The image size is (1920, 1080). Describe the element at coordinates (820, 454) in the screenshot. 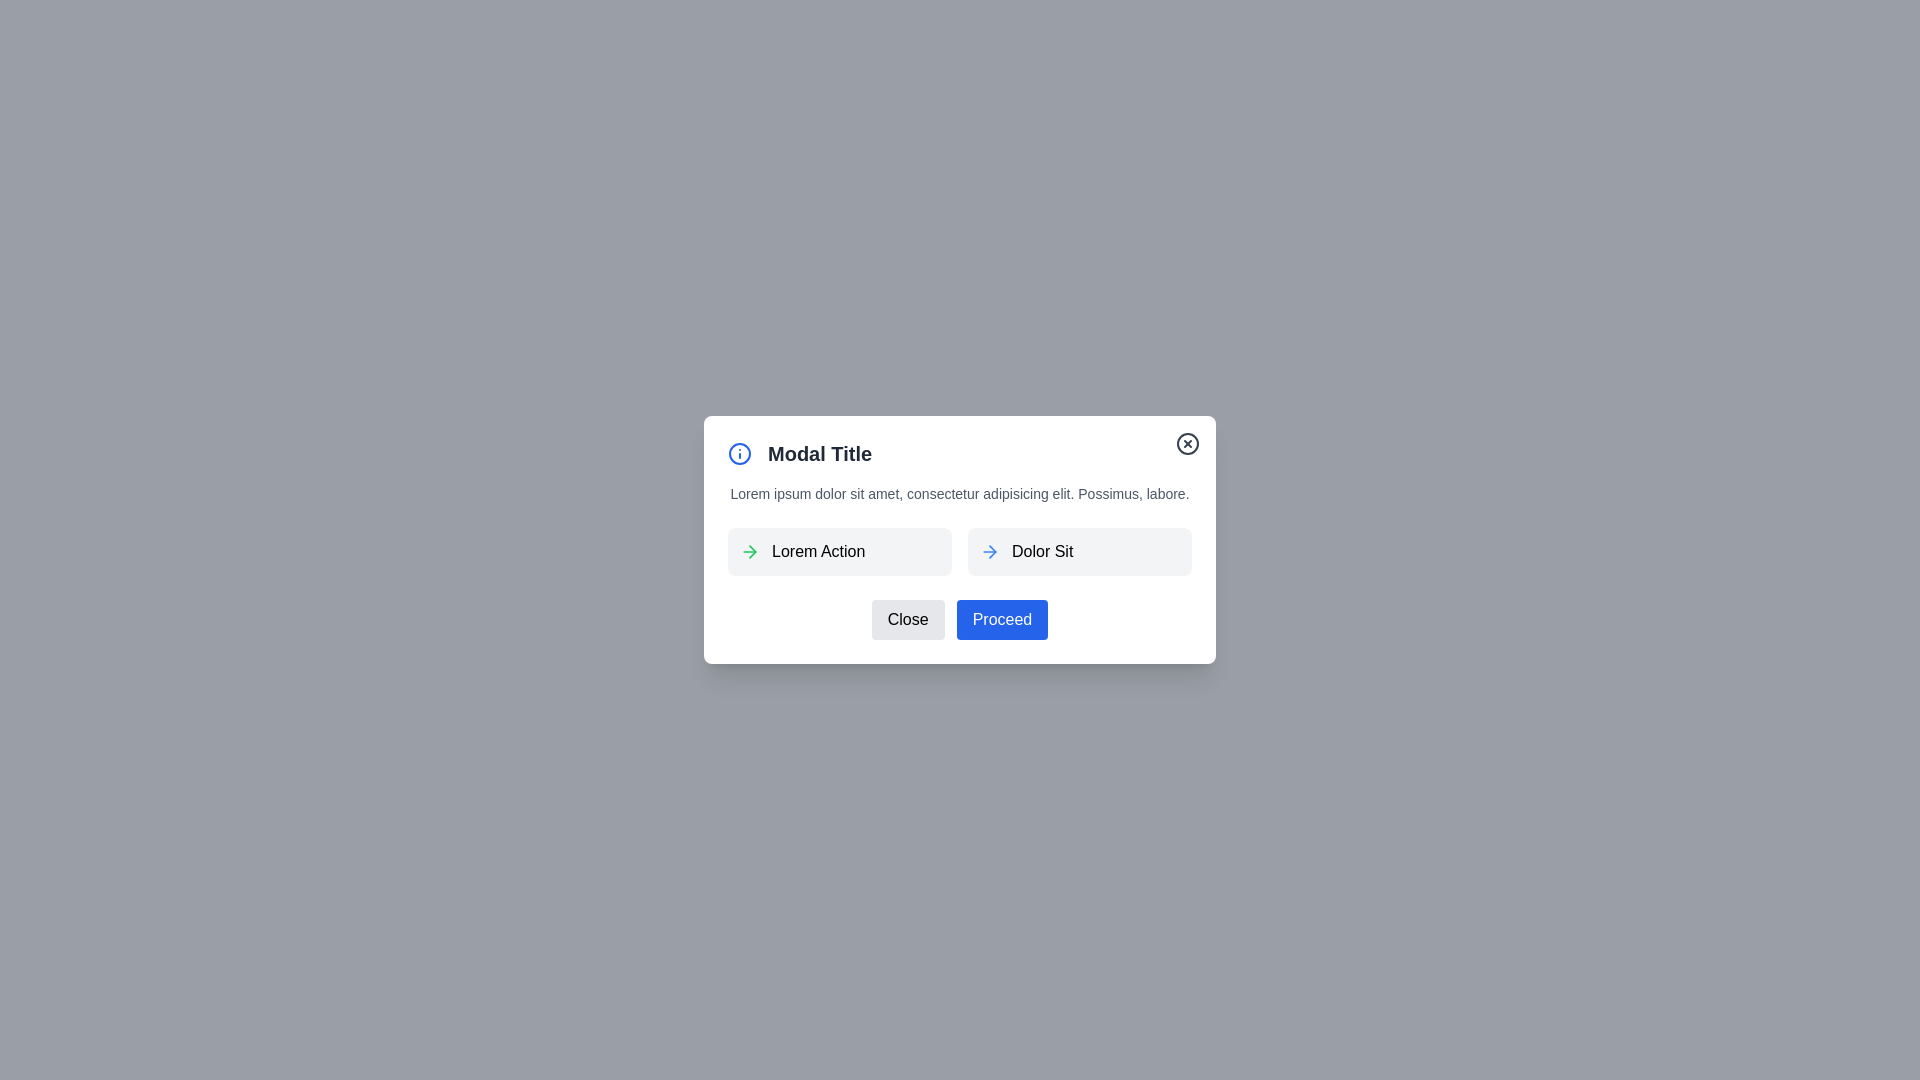

I see `text from the 'Modal Title' label, which is a prominent text element in the modal header, positioned centrally and to the right of an info icon` at that location.